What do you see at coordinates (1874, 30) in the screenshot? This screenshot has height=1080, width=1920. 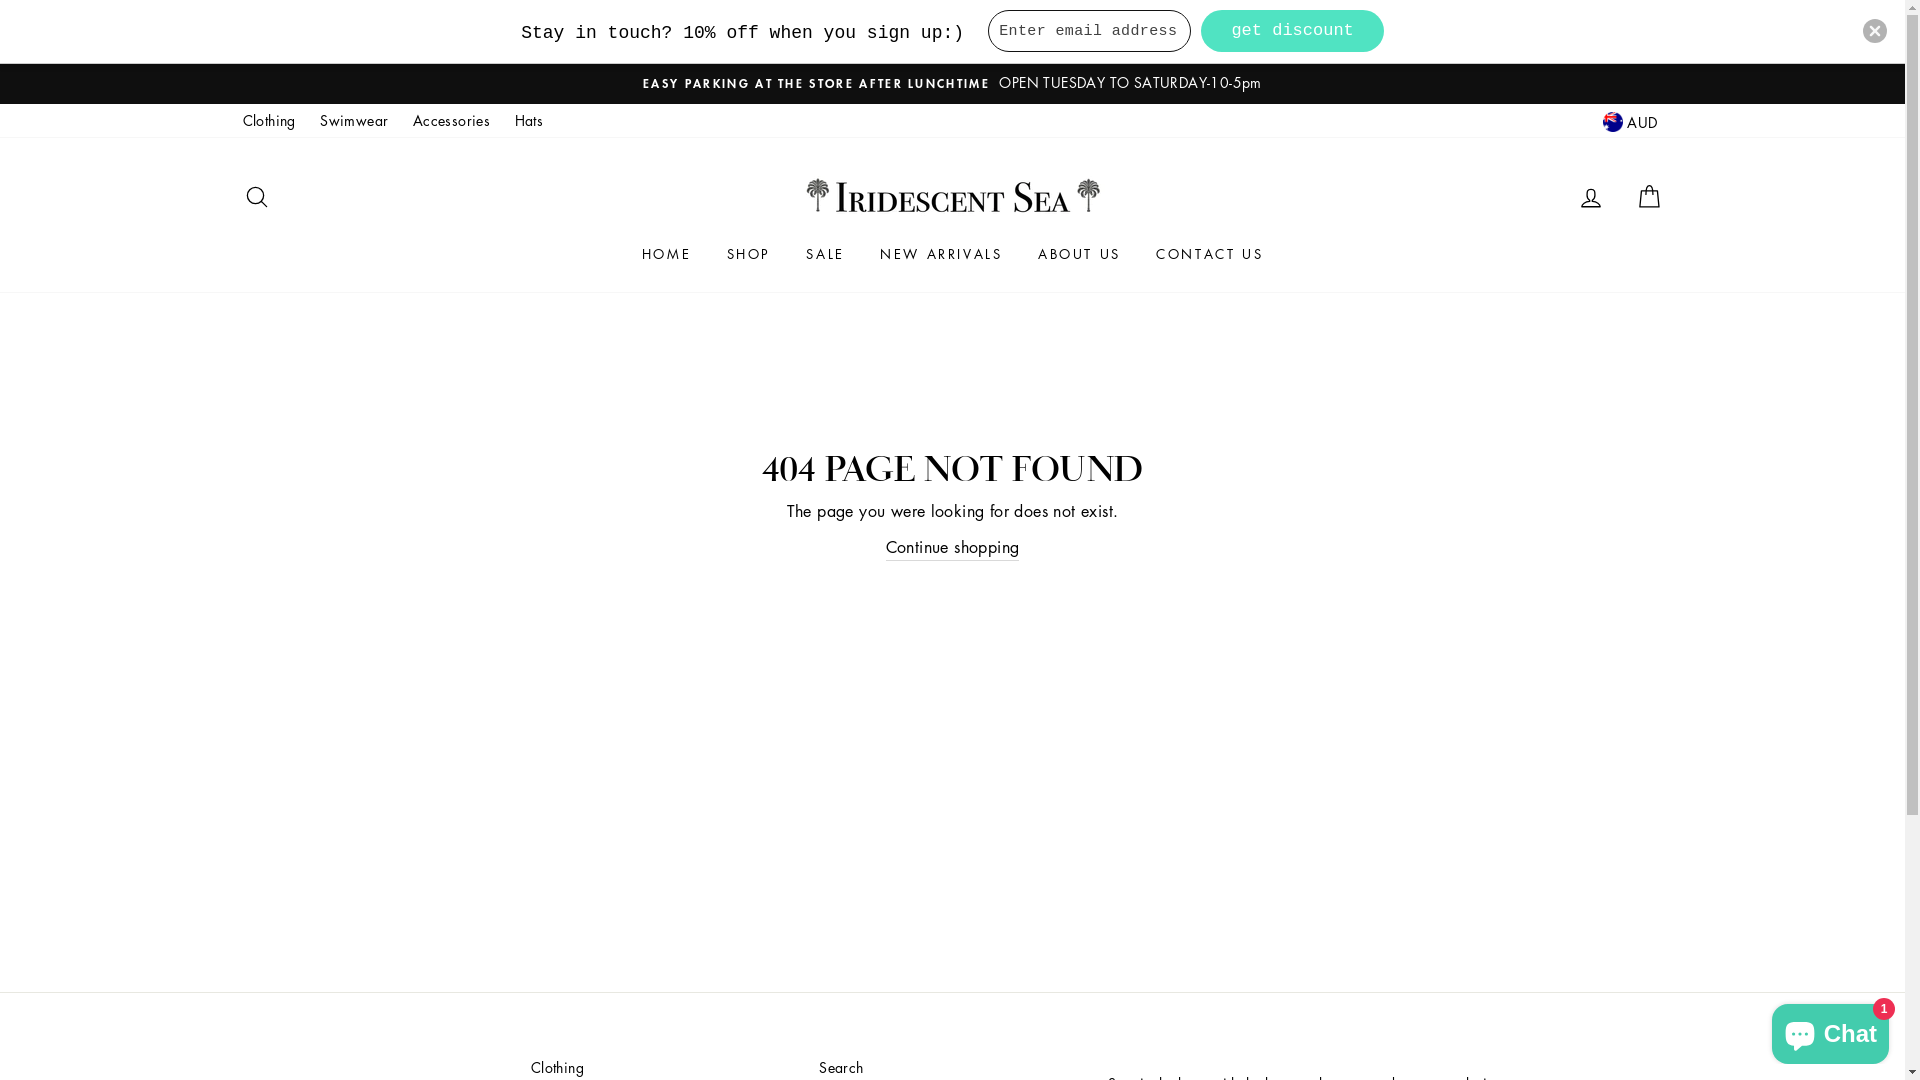 I see `'Close'` at bounding box center [1874, 30].